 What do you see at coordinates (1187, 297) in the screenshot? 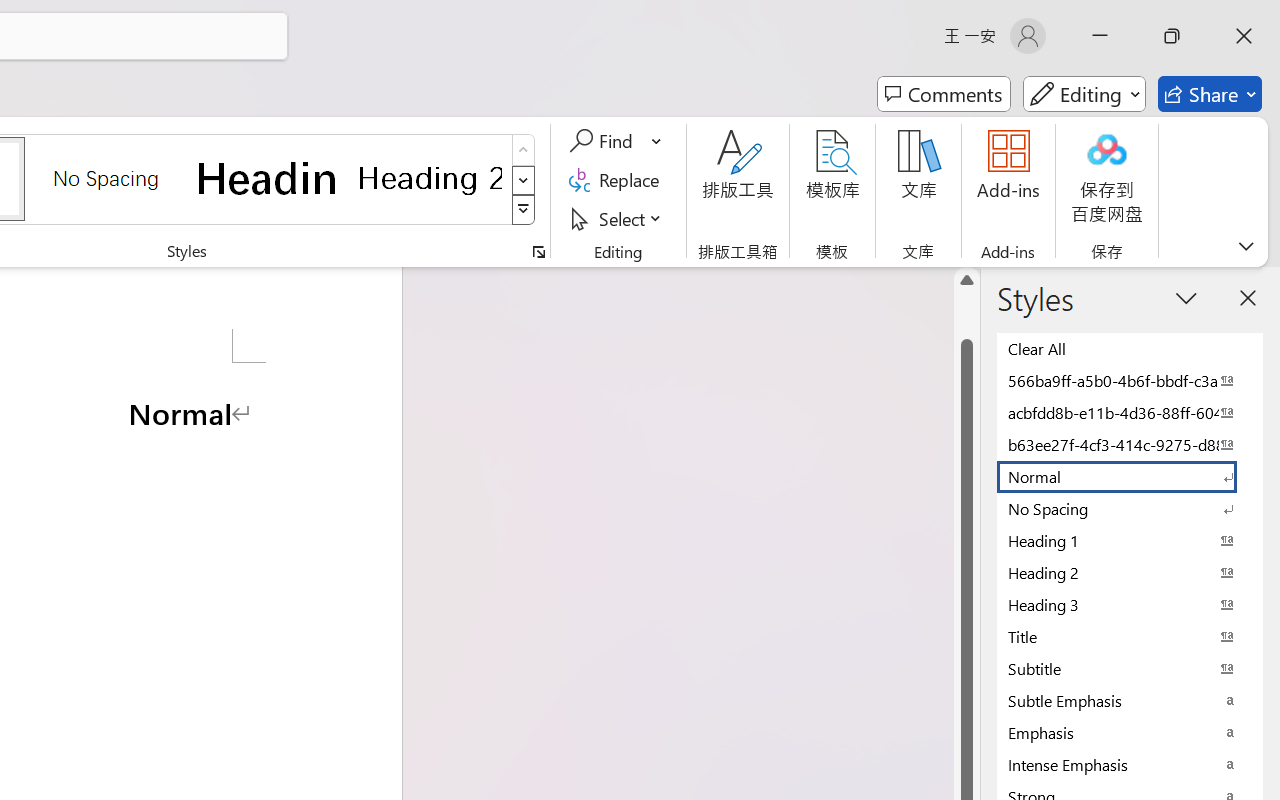
I see `'Task Pane Options'` at bounding box center [1187, 297].